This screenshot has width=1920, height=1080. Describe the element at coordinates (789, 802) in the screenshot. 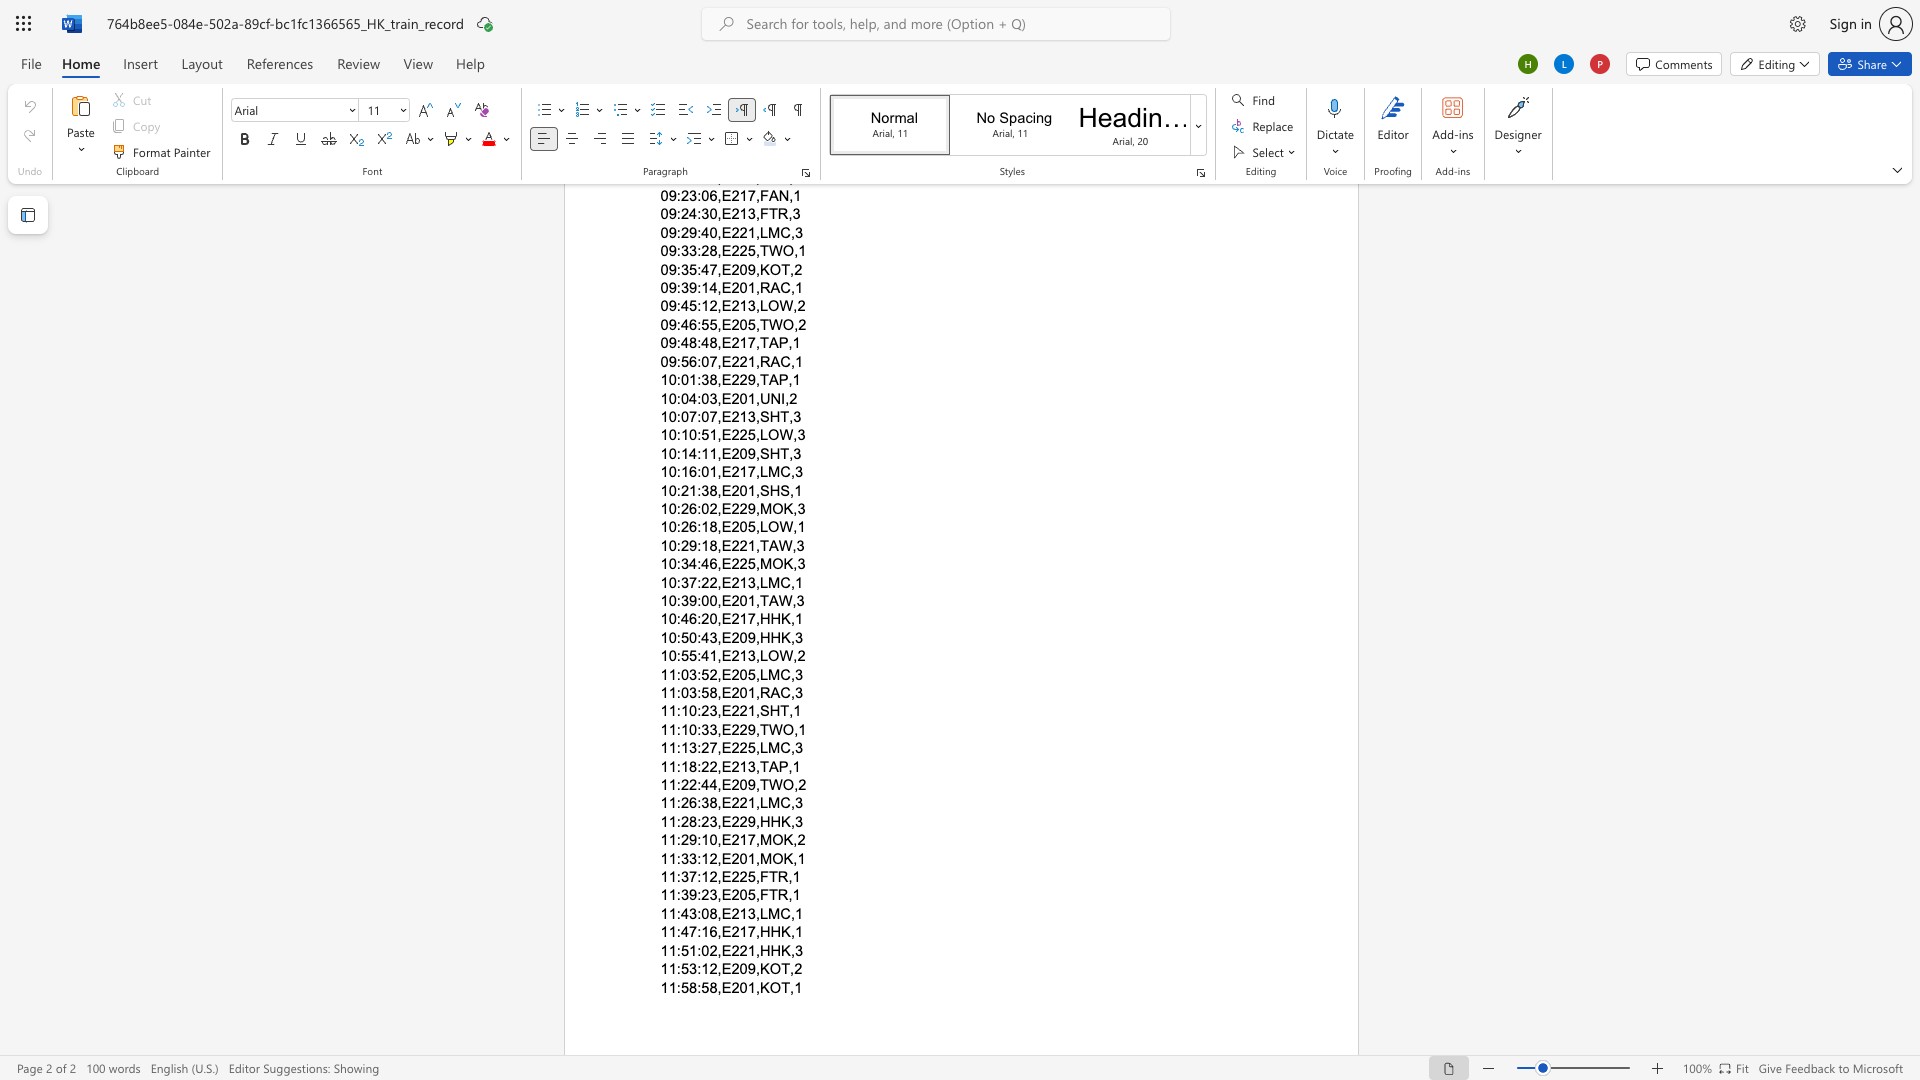

I see `the subset text ",3" within the text "11:26:38,E221,LMC,3"` at that location.